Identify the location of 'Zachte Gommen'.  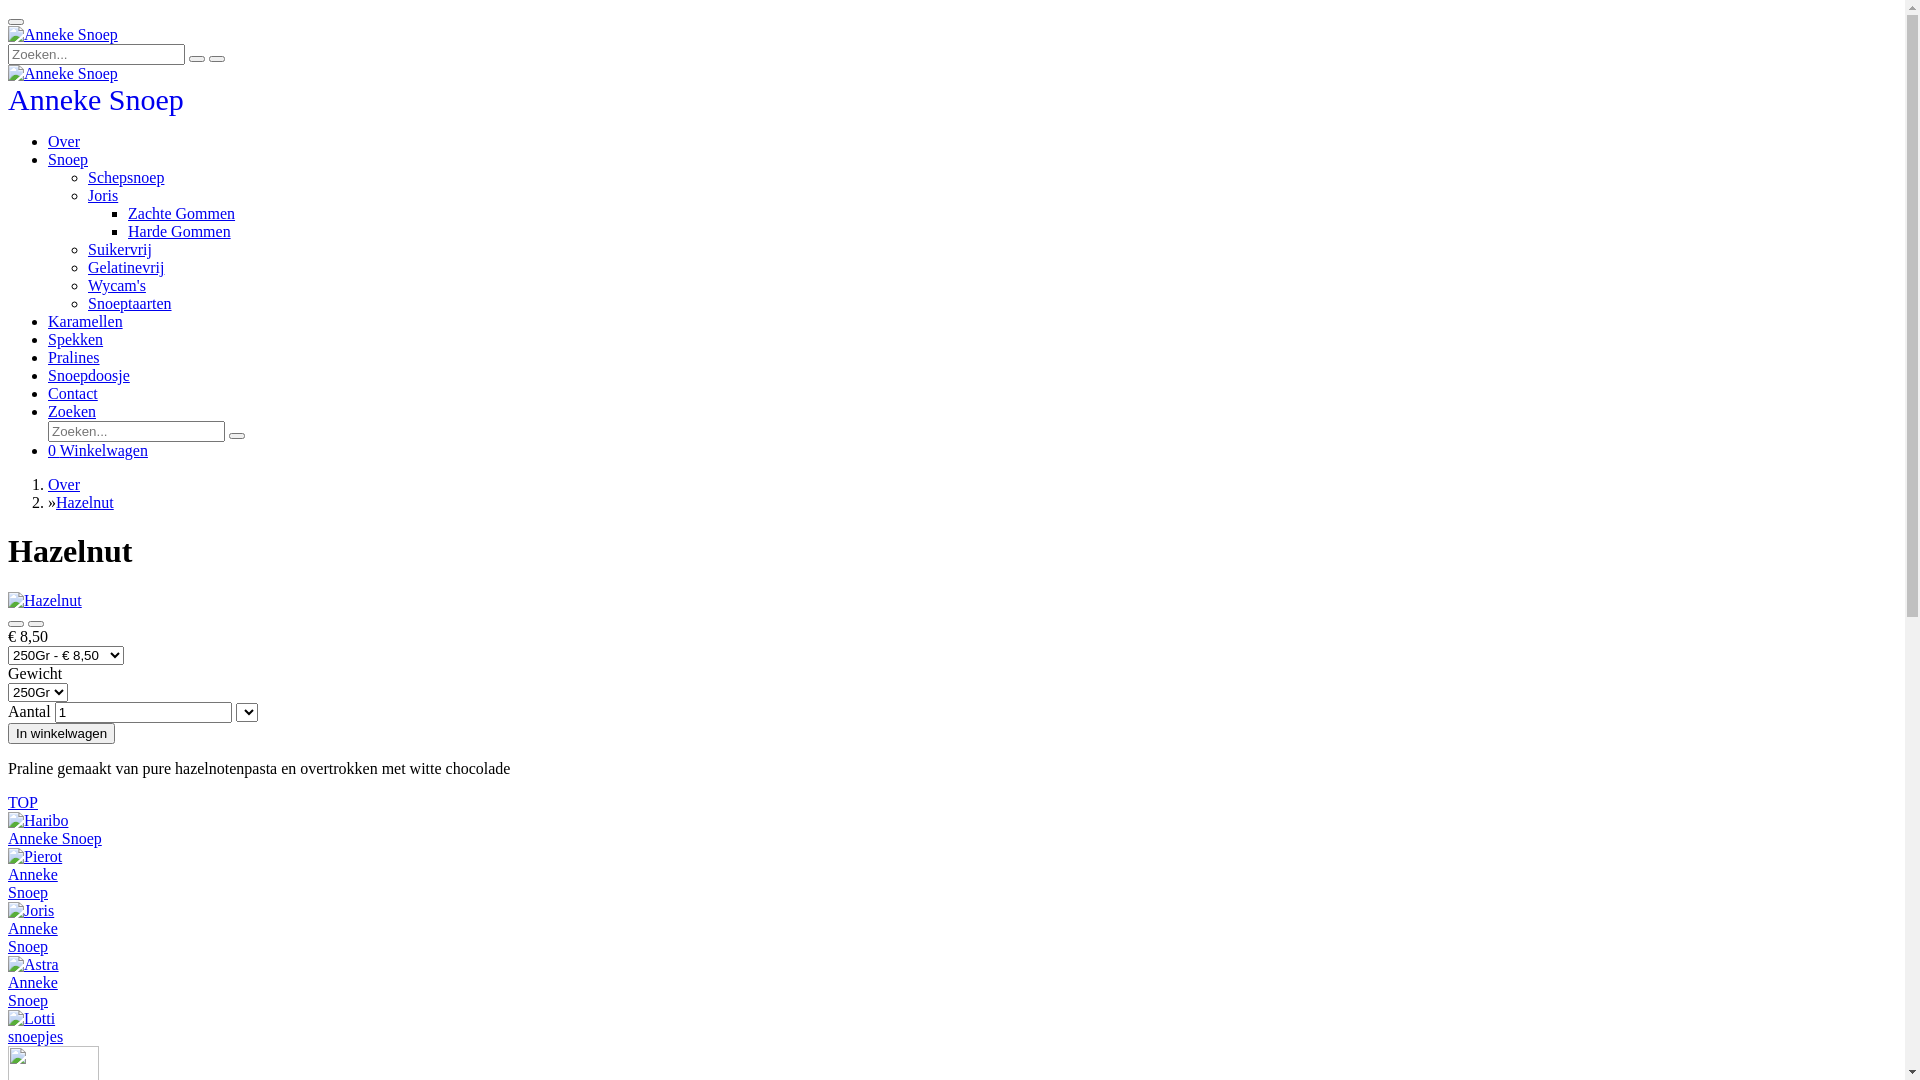
(181, 213).